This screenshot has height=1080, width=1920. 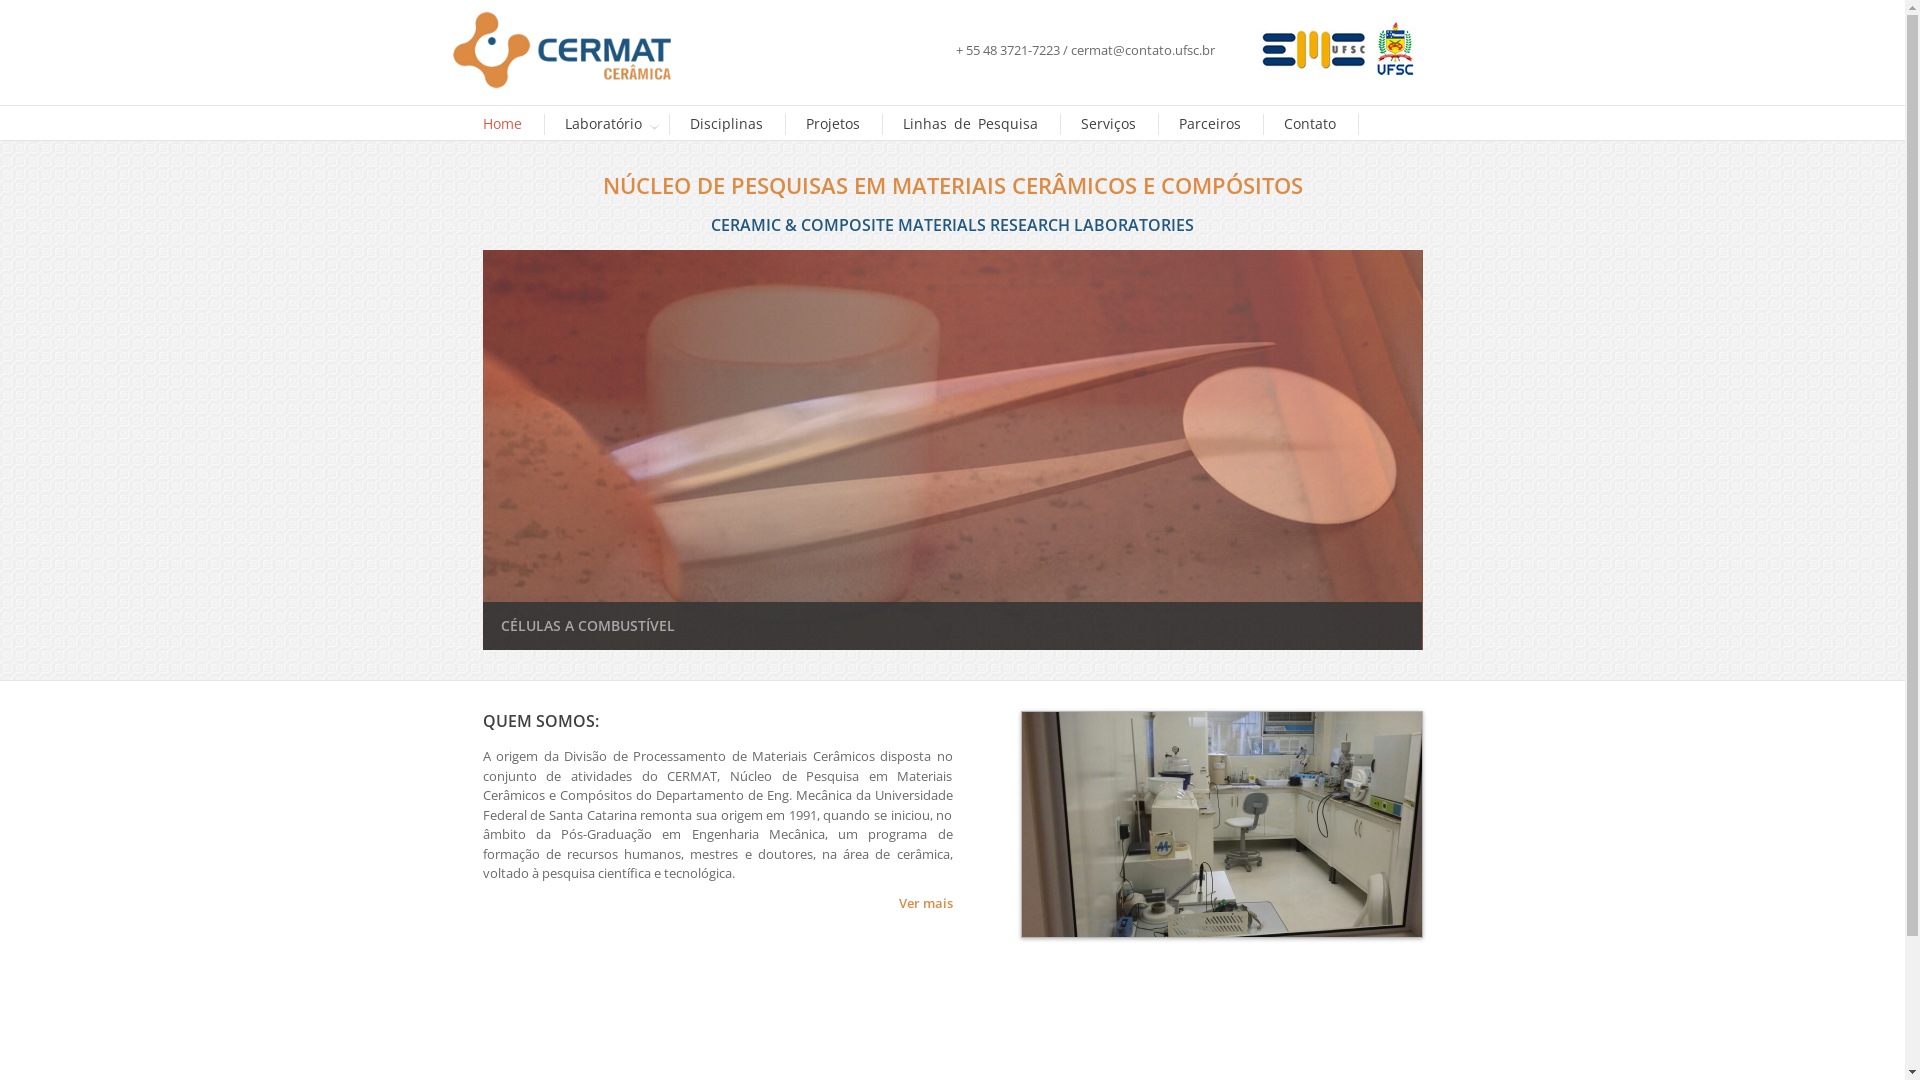 I want to click on 'Ver mais', so click(x=924, y=903).